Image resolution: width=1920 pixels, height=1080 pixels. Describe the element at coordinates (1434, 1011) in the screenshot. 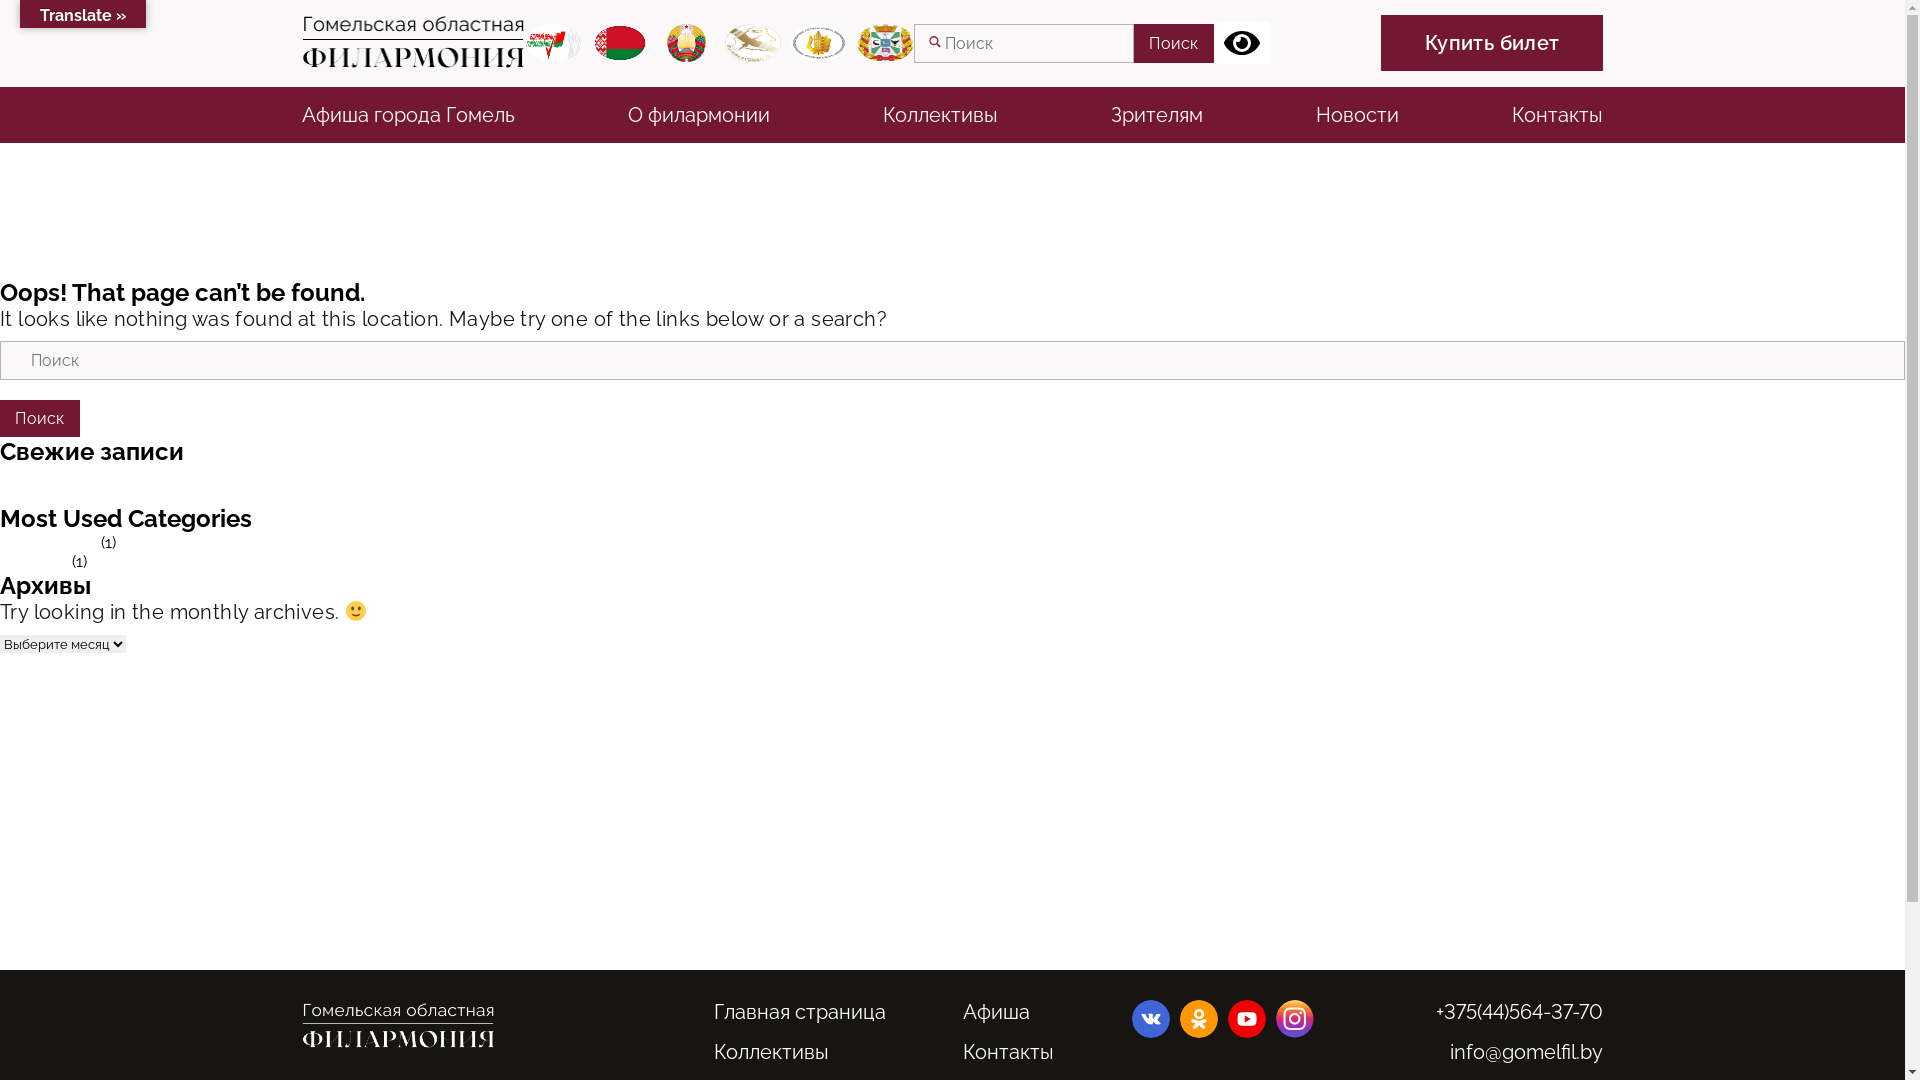

I see `'+375(44)564-37-70'` at that location.